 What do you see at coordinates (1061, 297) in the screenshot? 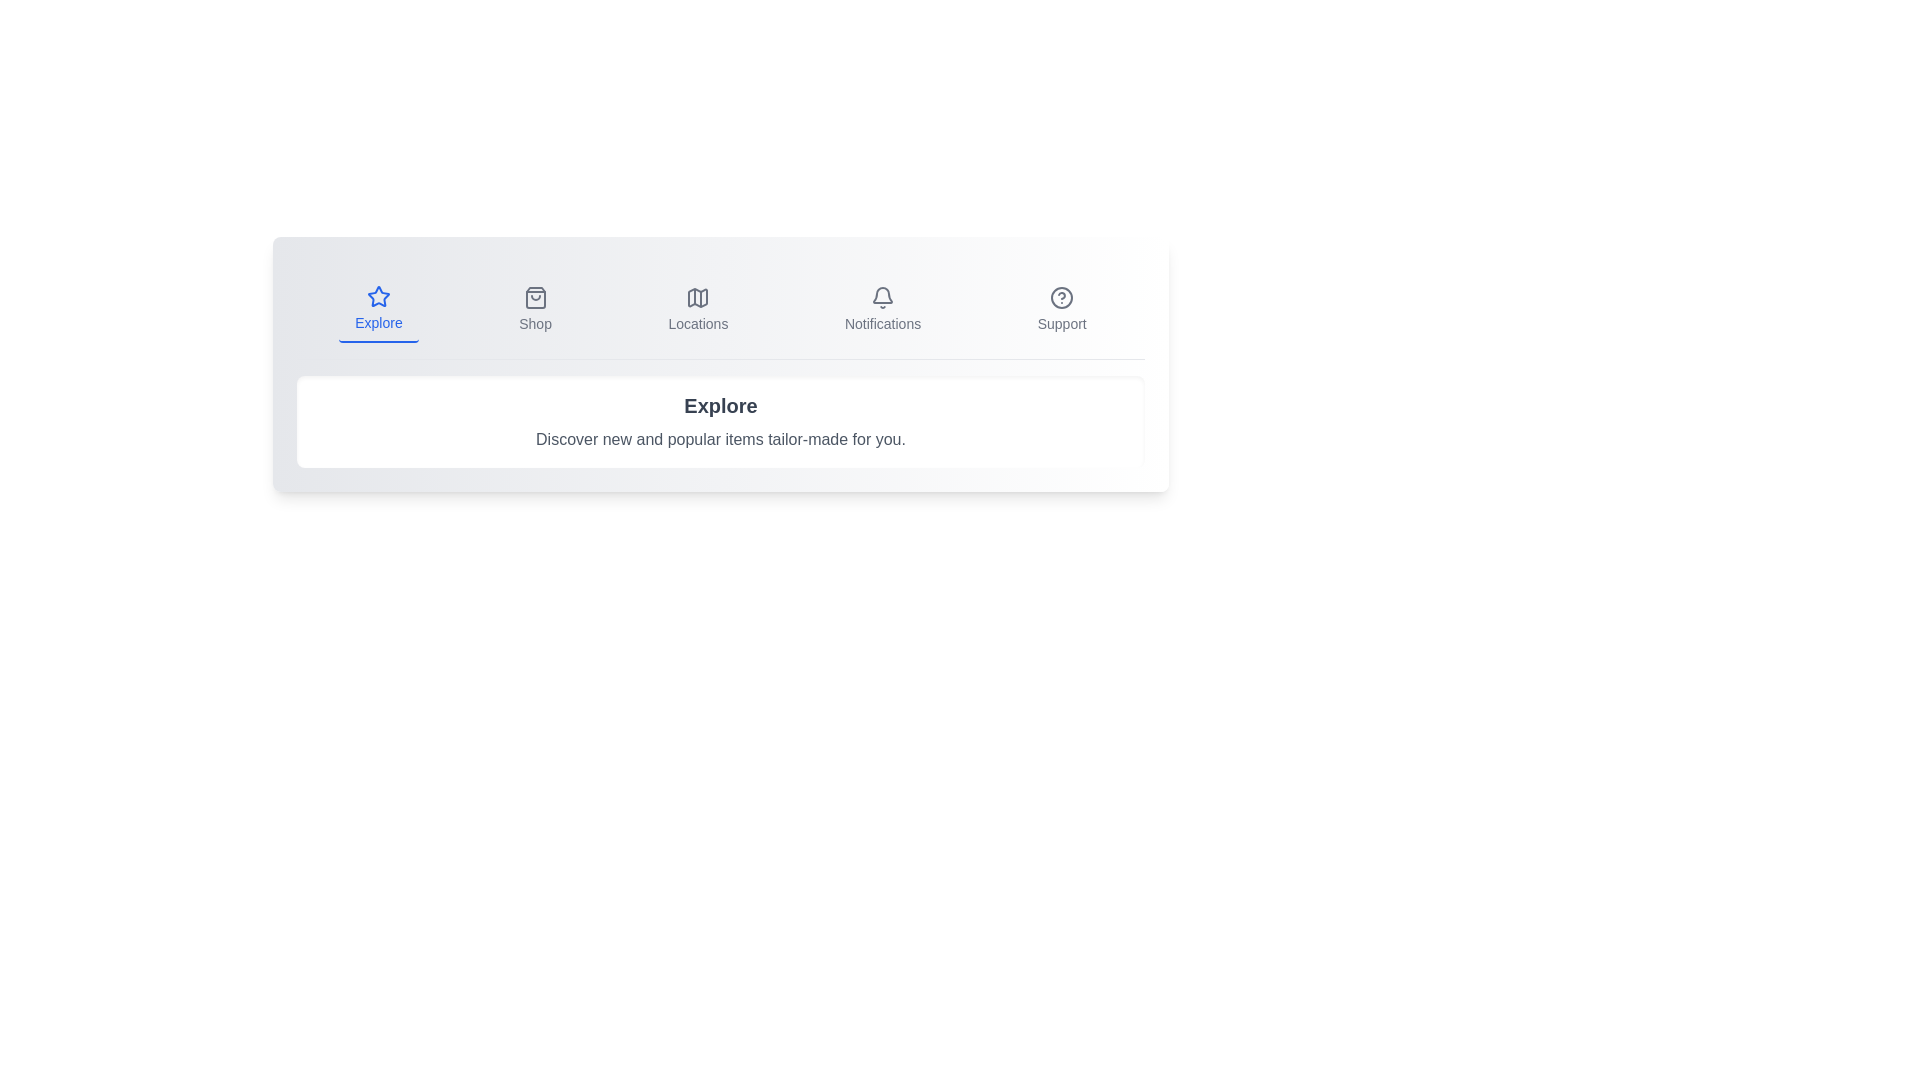
I see `the help icon, a circular icon with a question mark, located at the top-right corner of the menu bar above the 'Support' label` at bounding box center [1061, 297].